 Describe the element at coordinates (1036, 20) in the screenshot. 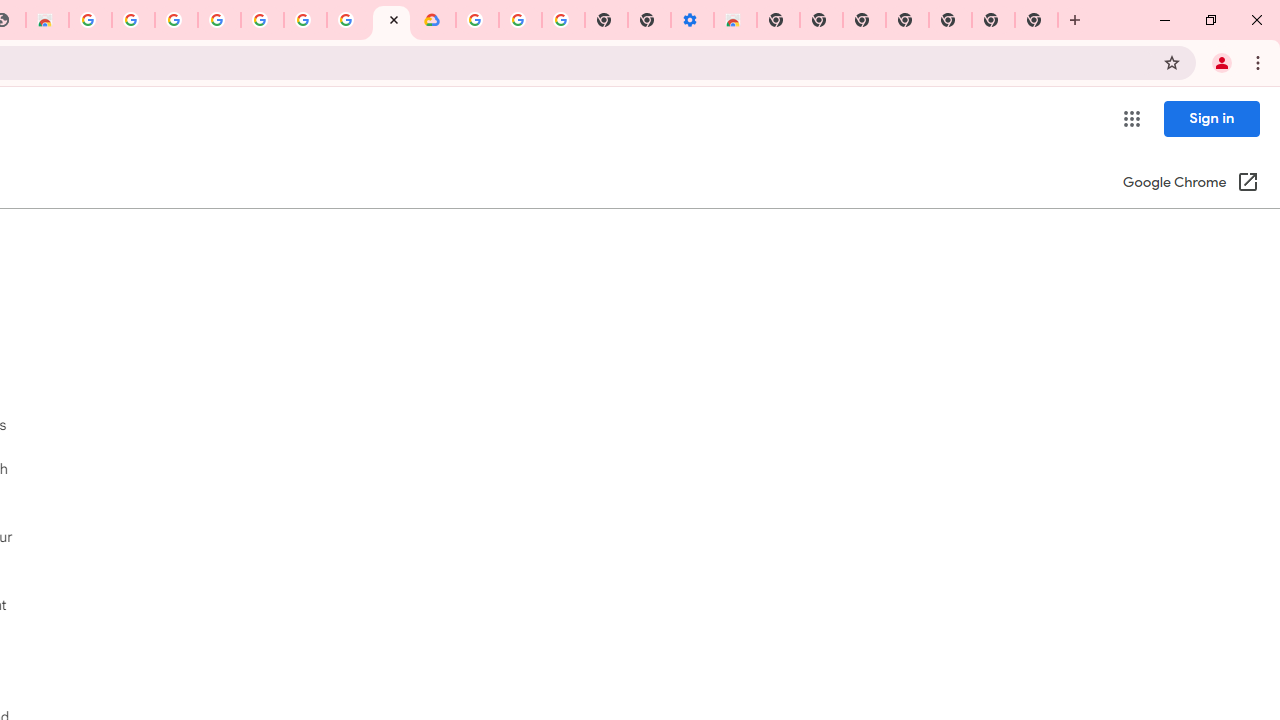

I see `'New Tab'` at that location.